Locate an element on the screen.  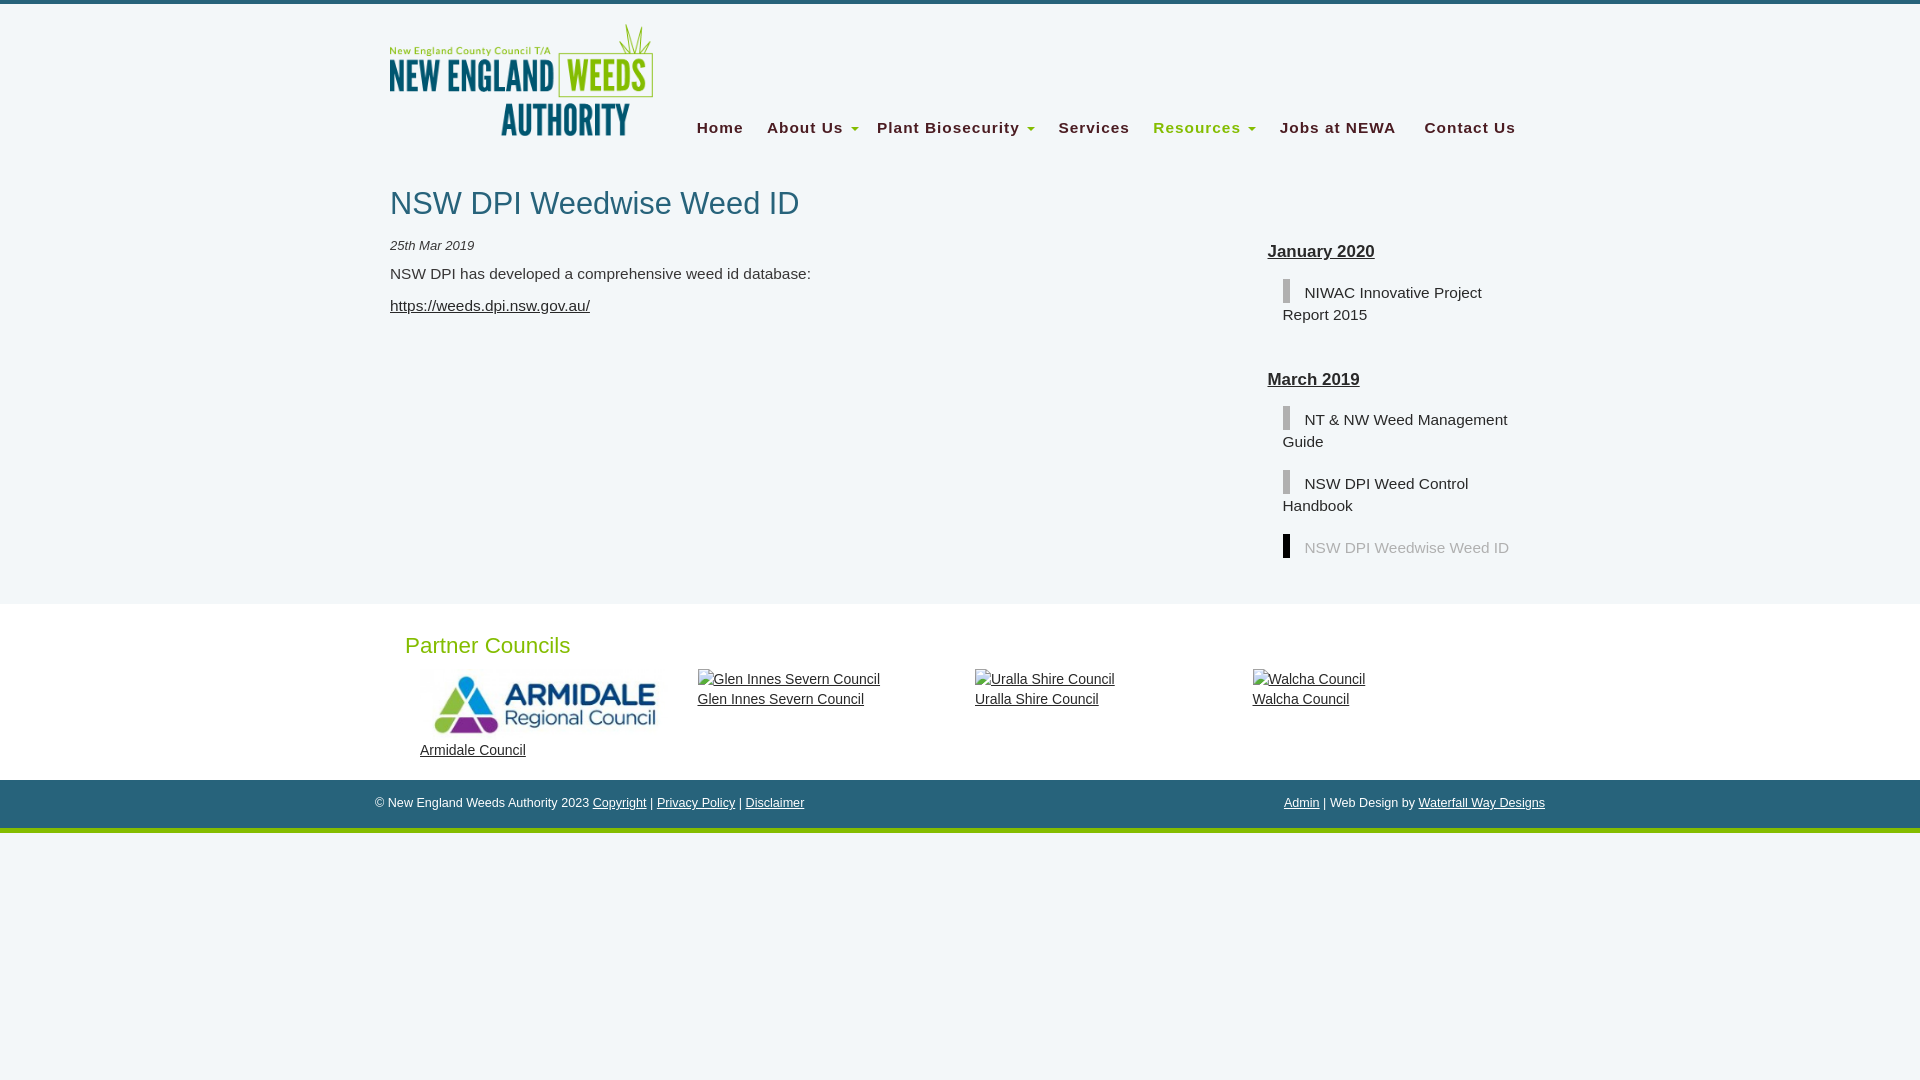
'Uralla Shire Council' is located at coordinates (974, 688).